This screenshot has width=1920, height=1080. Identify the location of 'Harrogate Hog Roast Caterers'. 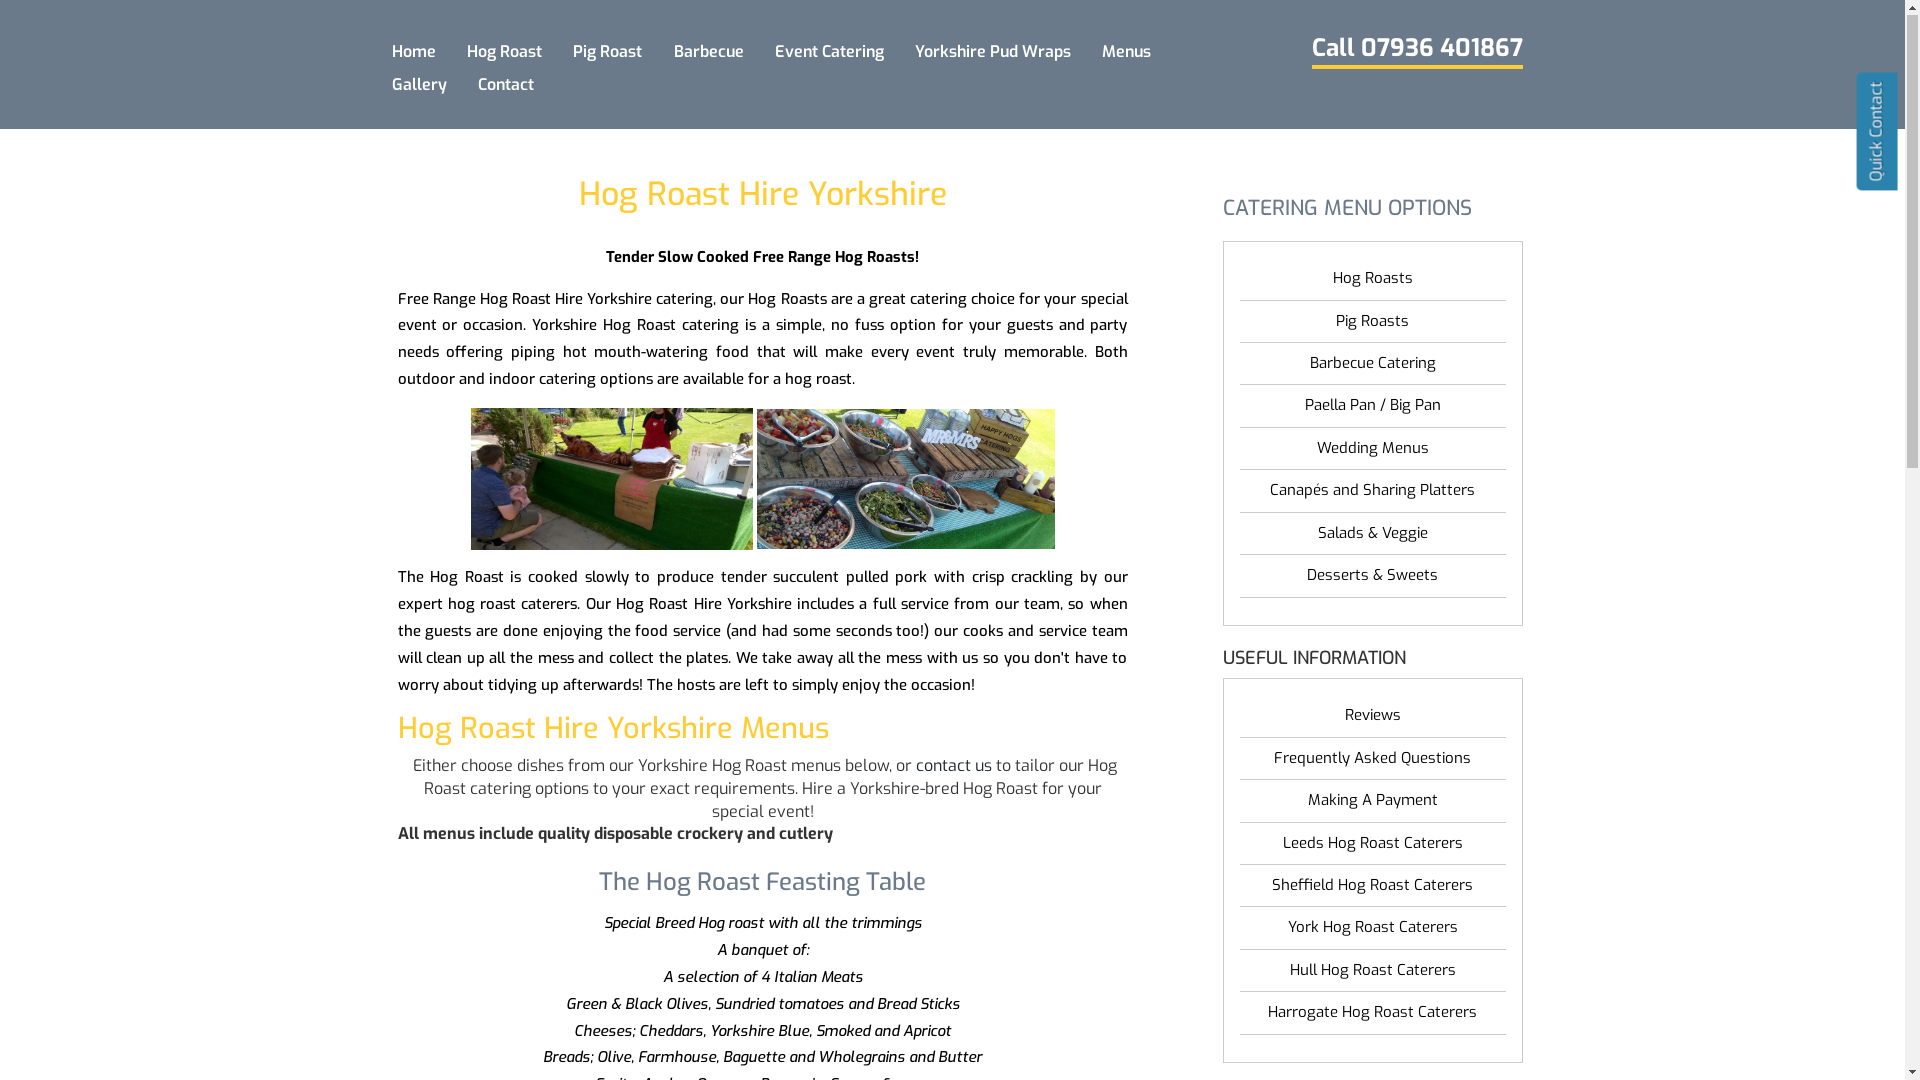
(1238, 1013).